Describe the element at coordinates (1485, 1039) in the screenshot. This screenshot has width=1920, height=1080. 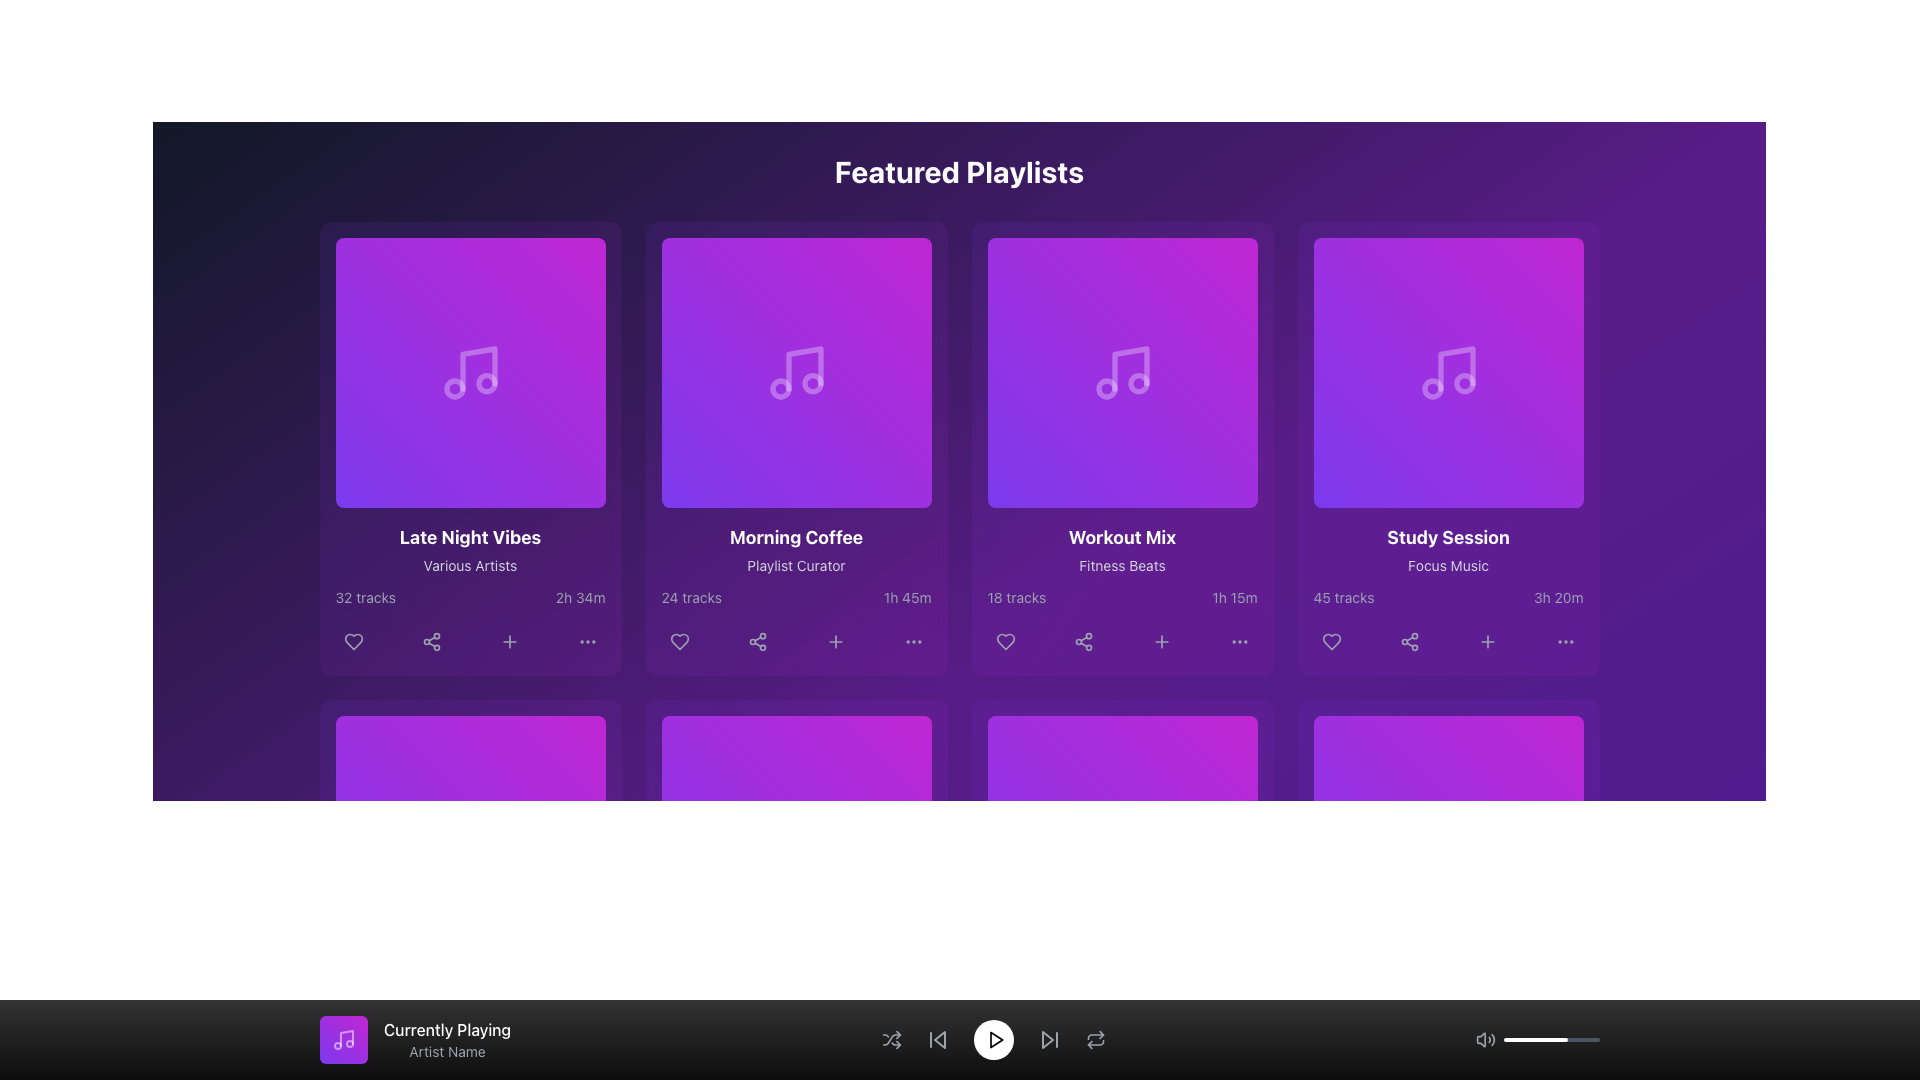
I see `the current state of the speaker icon in the media control toolbar, which resembles a speaker emitting sound waves and is located on the leftmost side of the player controls` at that location.